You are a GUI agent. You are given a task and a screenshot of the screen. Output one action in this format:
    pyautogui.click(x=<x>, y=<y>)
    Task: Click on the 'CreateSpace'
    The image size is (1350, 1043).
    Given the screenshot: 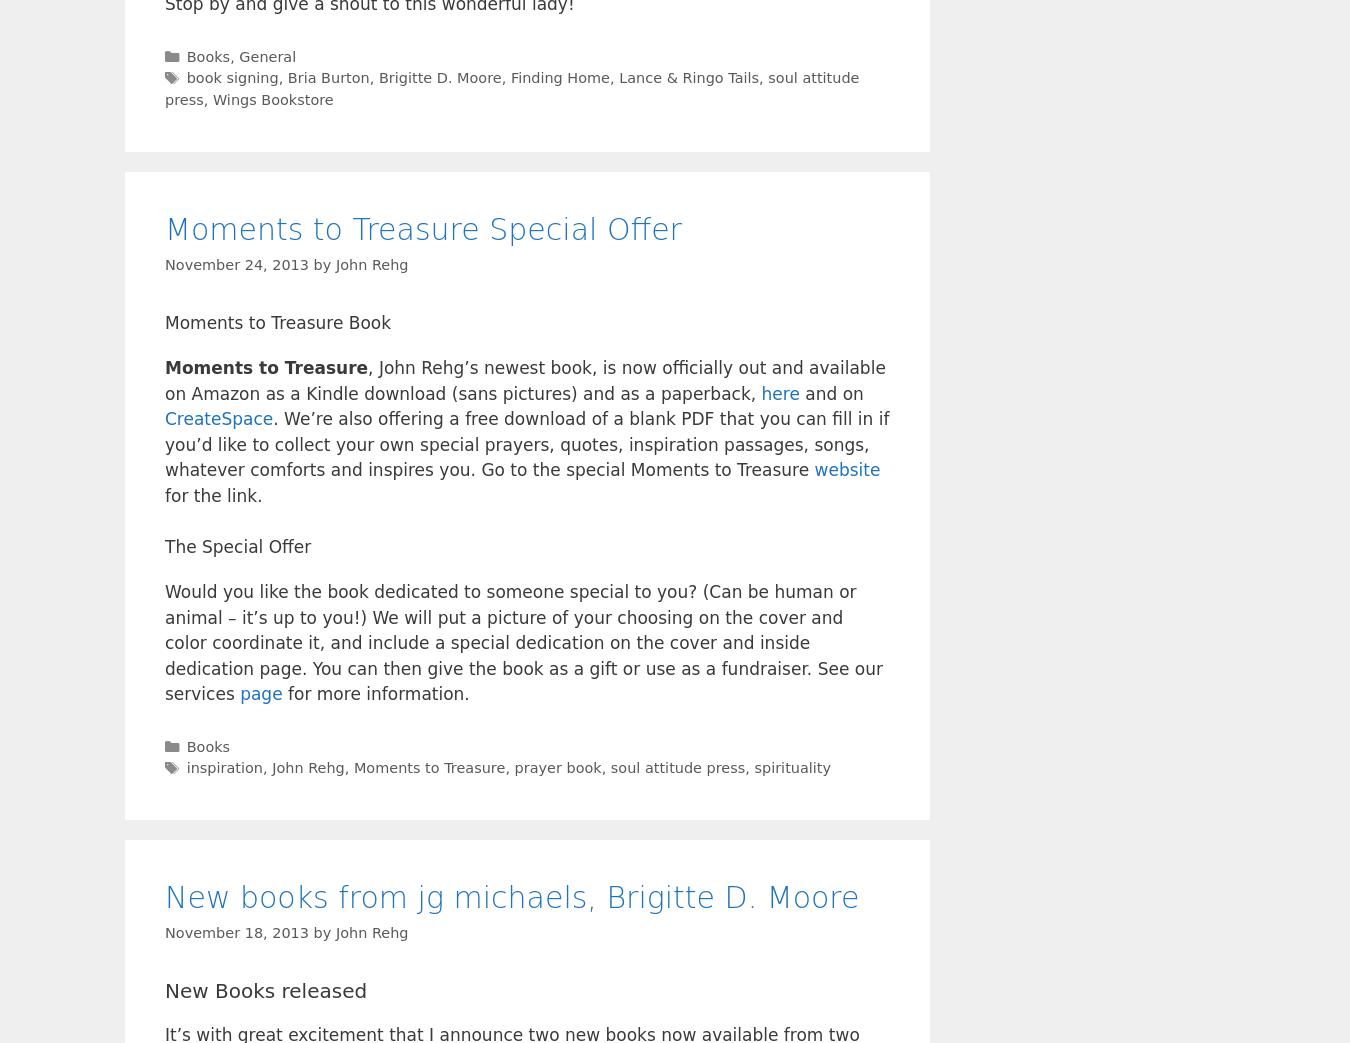 What is the action you would take?
    pyautogui.click(x=218, y=418)
    